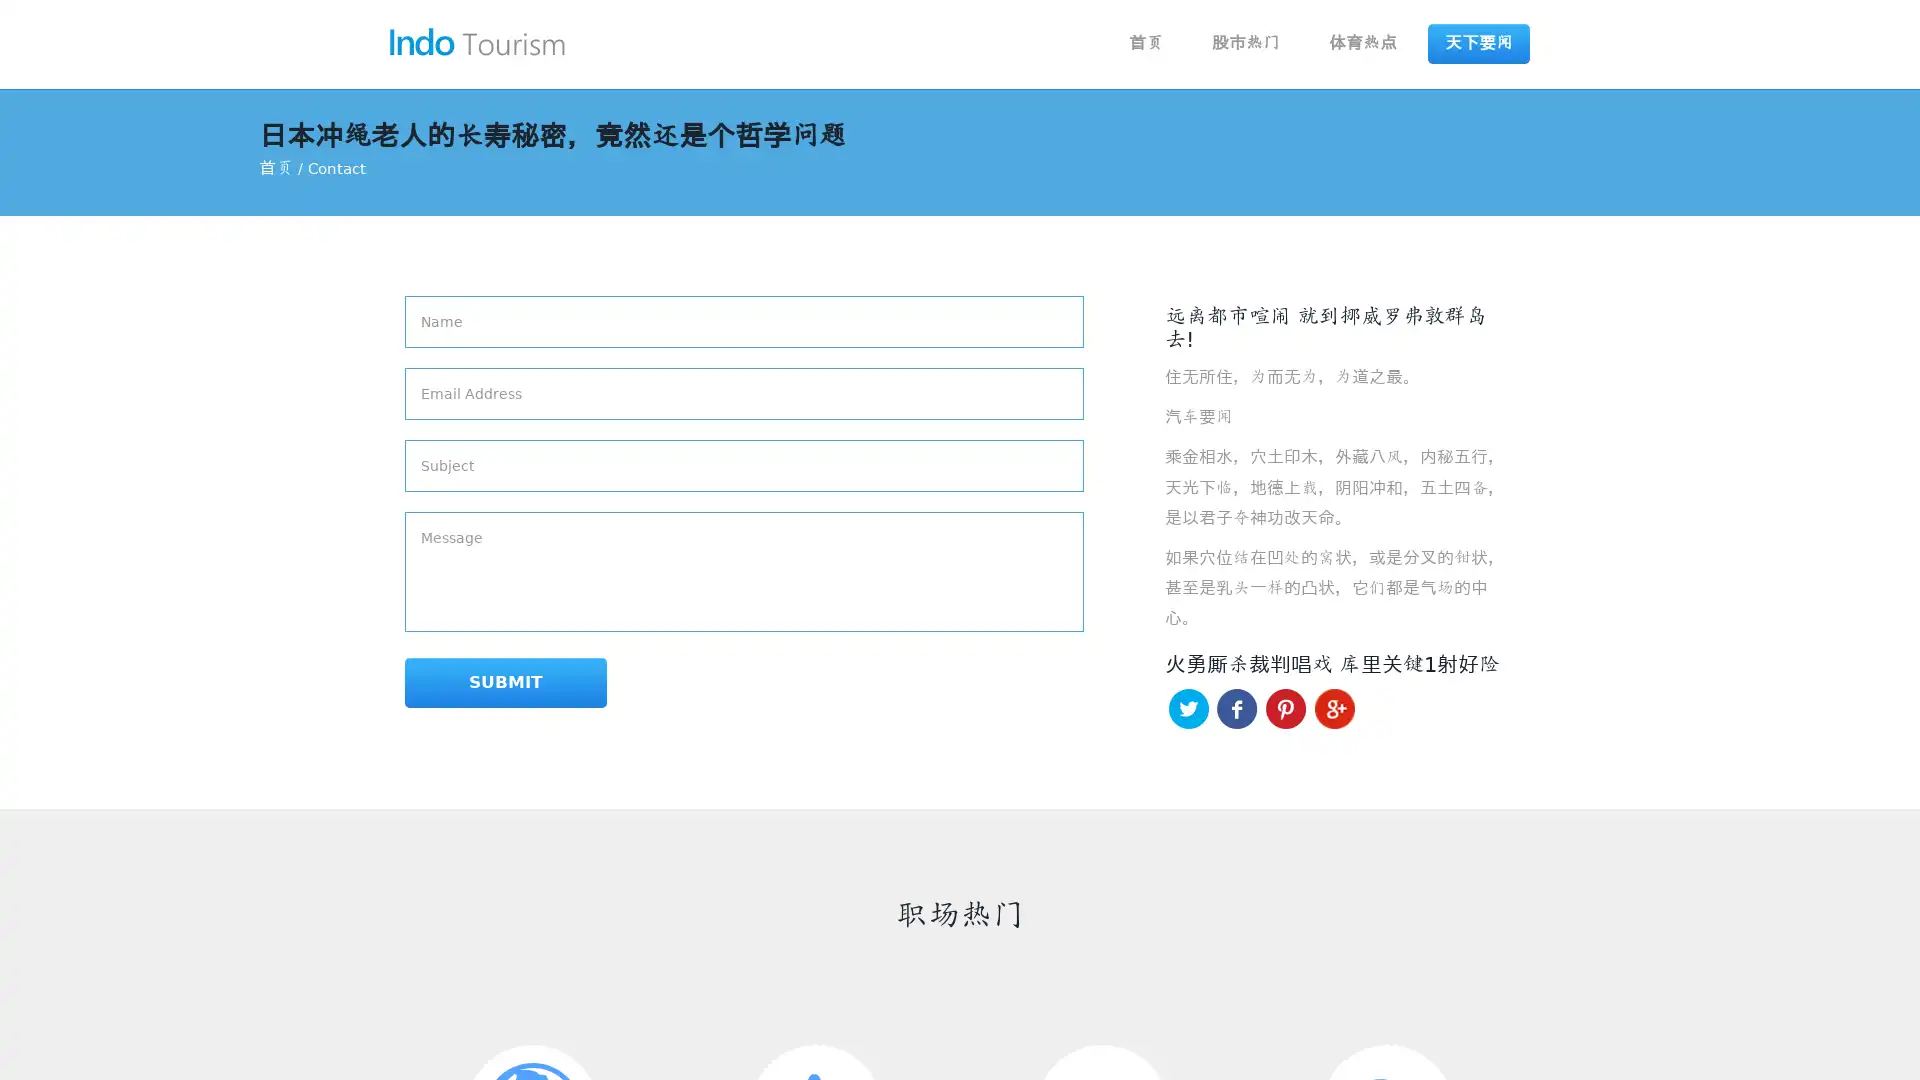  Describe the element at coordinates (477, 682) in the screenshot. I see `Submit` at that location.